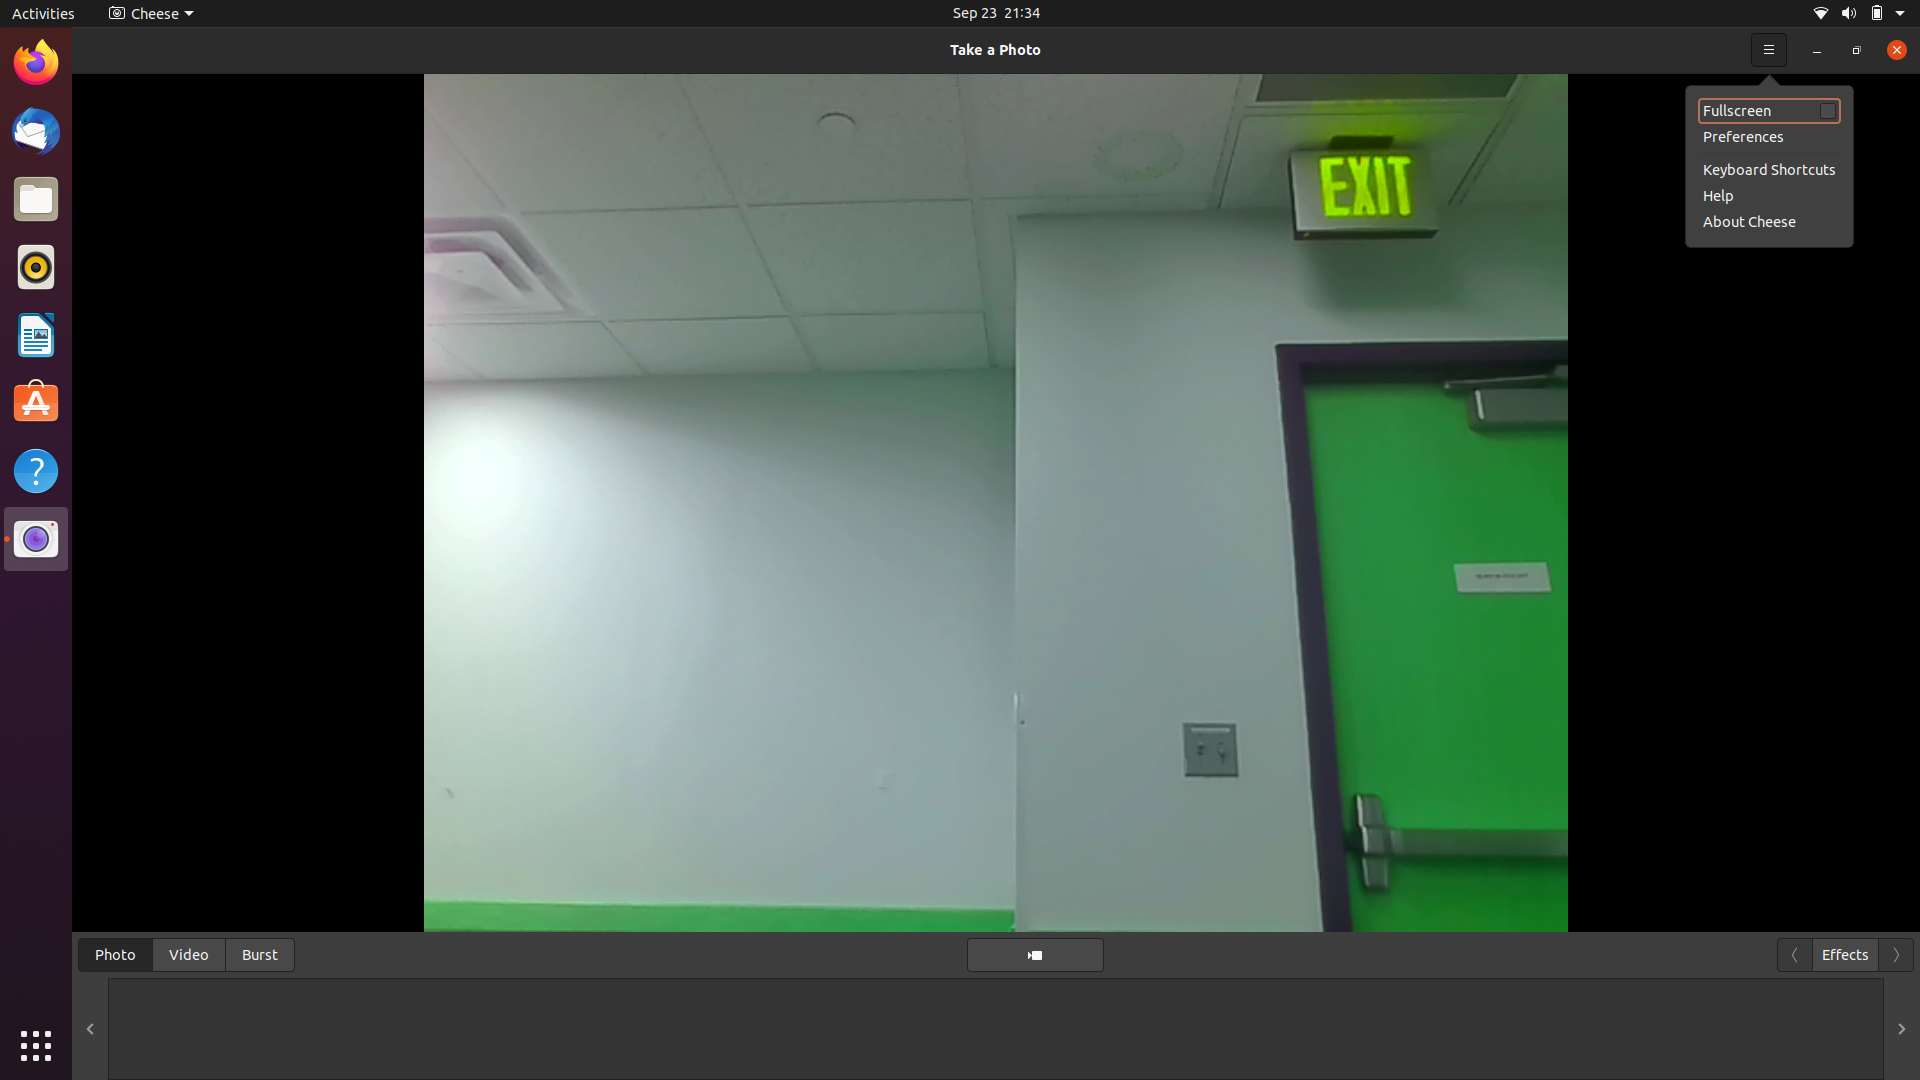 The width and height of the screenshot is (1920, 1080). What do you see at coordinates (188, 952) in the screenshot?
I see `all stored video recordings` at bounding box center [188, 952].